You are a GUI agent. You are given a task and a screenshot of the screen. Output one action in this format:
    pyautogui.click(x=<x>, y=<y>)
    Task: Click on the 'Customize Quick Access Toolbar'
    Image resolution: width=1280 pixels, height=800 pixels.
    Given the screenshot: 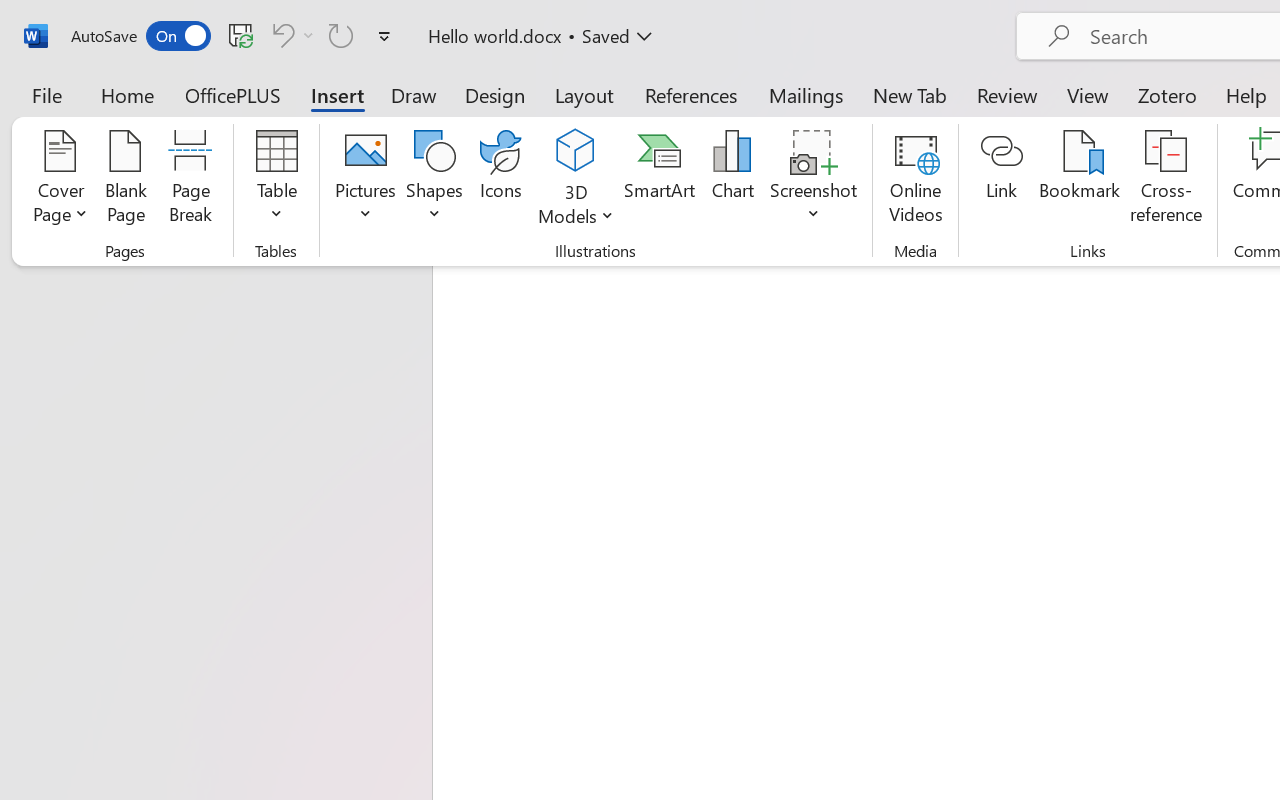 What is the action you would take?
    pyautogui.click(x=384, y=35)
    